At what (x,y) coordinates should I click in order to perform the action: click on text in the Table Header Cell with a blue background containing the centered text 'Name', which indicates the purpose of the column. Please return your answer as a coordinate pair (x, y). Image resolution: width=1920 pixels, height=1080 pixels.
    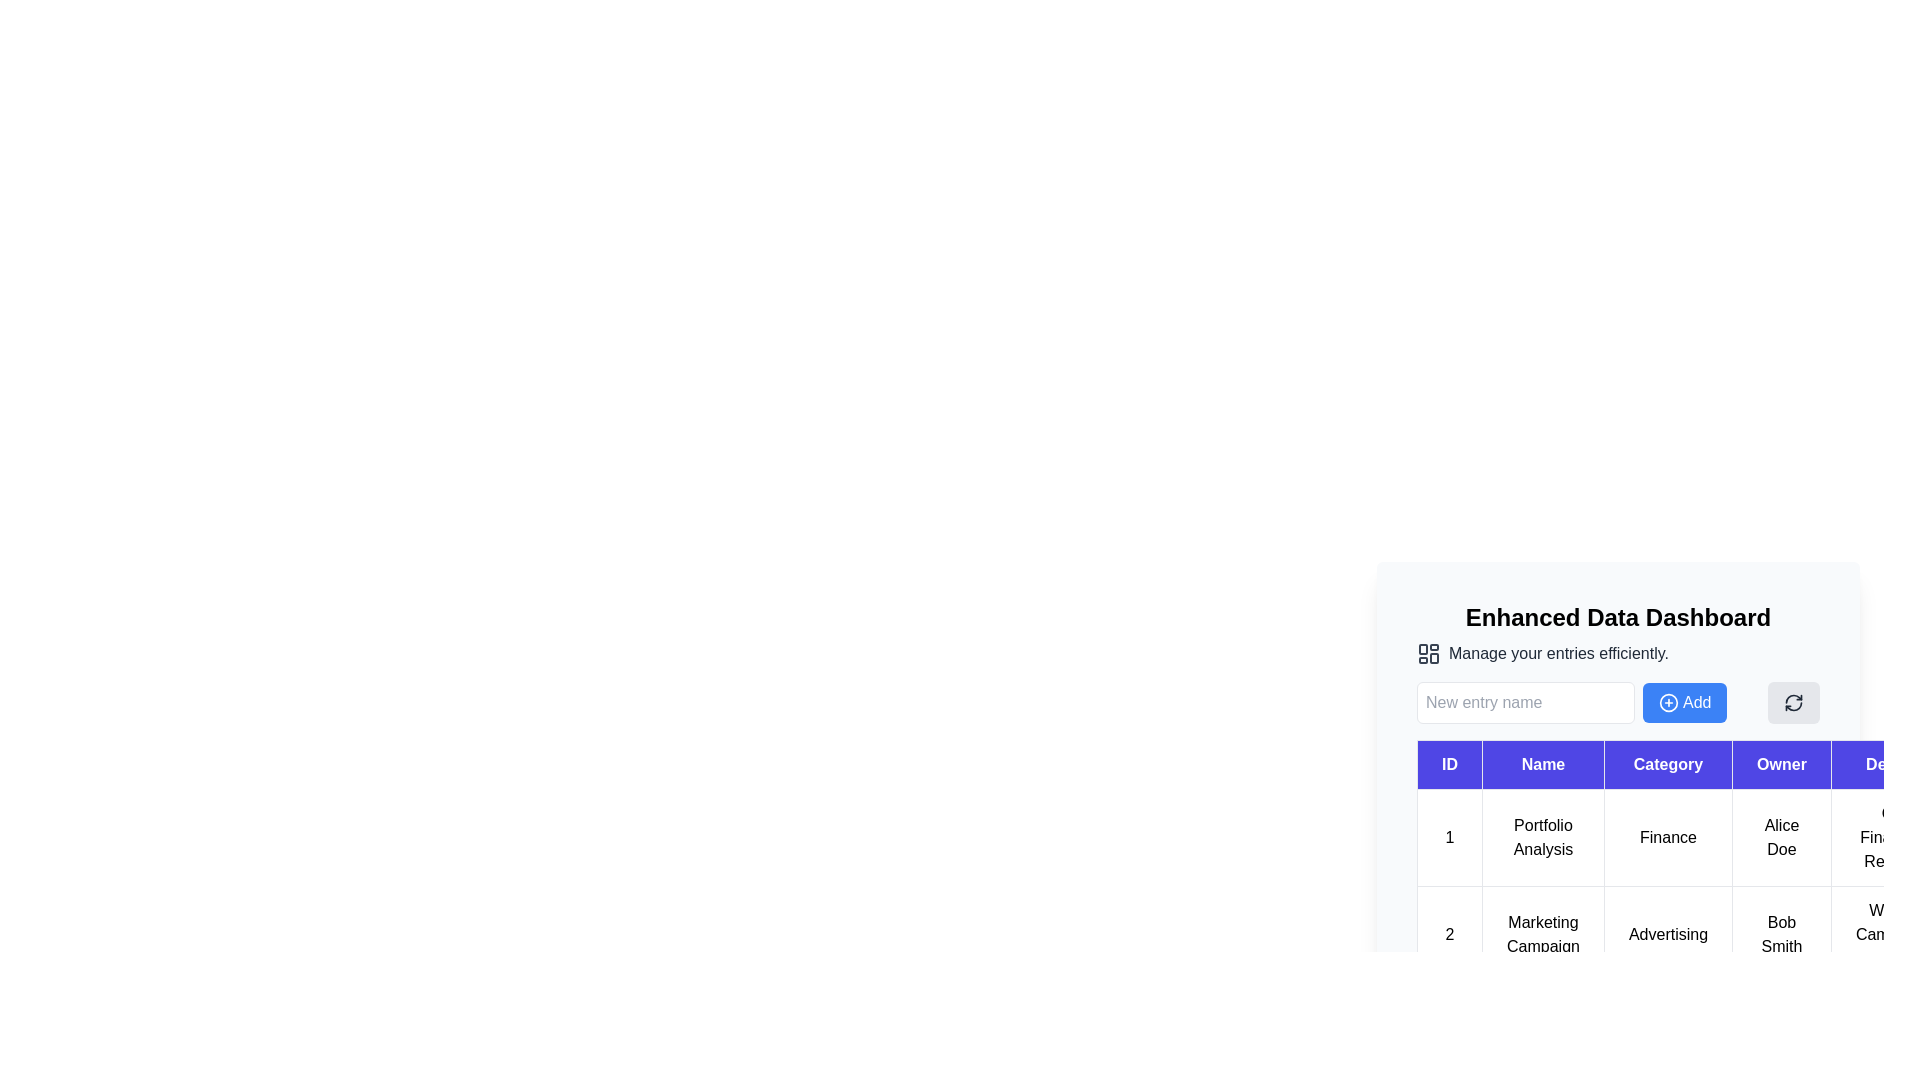
    Looking at the image, I should click on (1542, 764).